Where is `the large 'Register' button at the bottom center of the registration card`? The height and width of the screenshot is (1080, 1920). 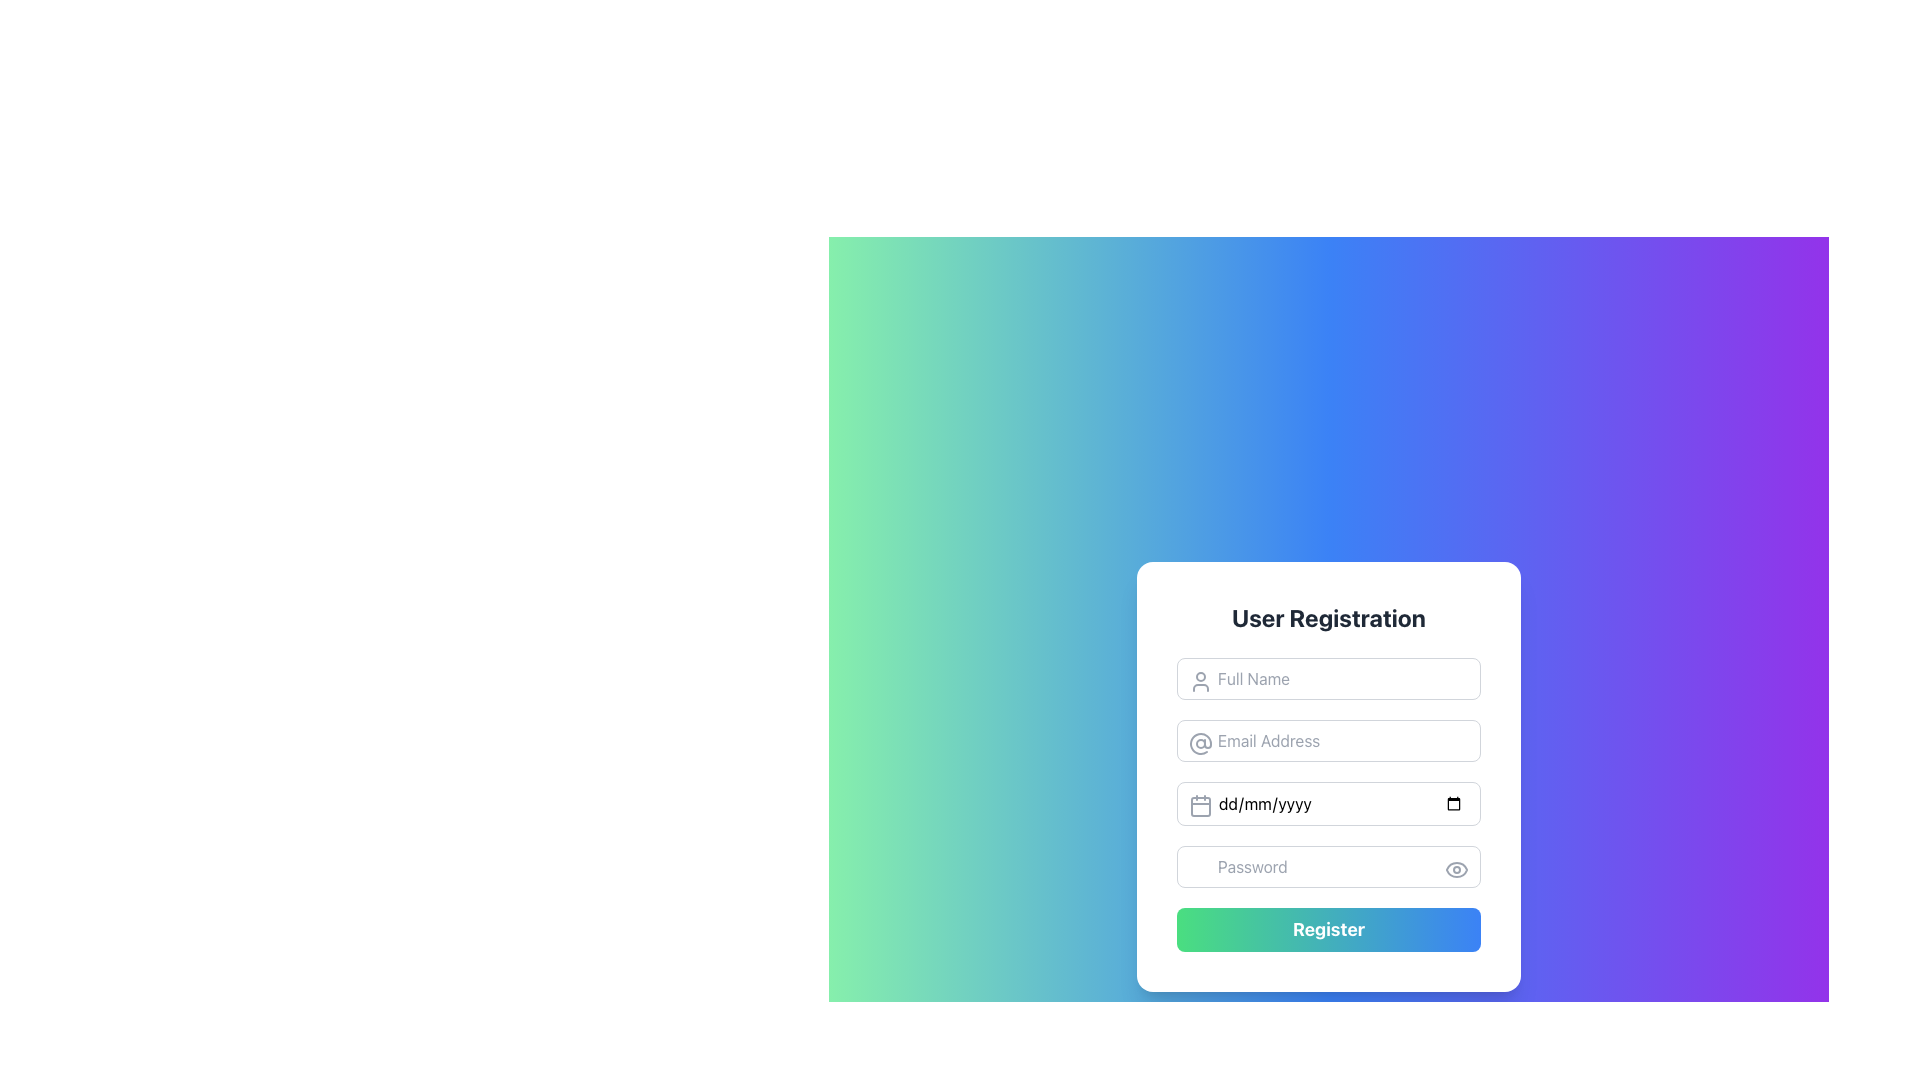
the large 'Register' button at the bottom center of the registration card is located at coordinates (1329, 929).